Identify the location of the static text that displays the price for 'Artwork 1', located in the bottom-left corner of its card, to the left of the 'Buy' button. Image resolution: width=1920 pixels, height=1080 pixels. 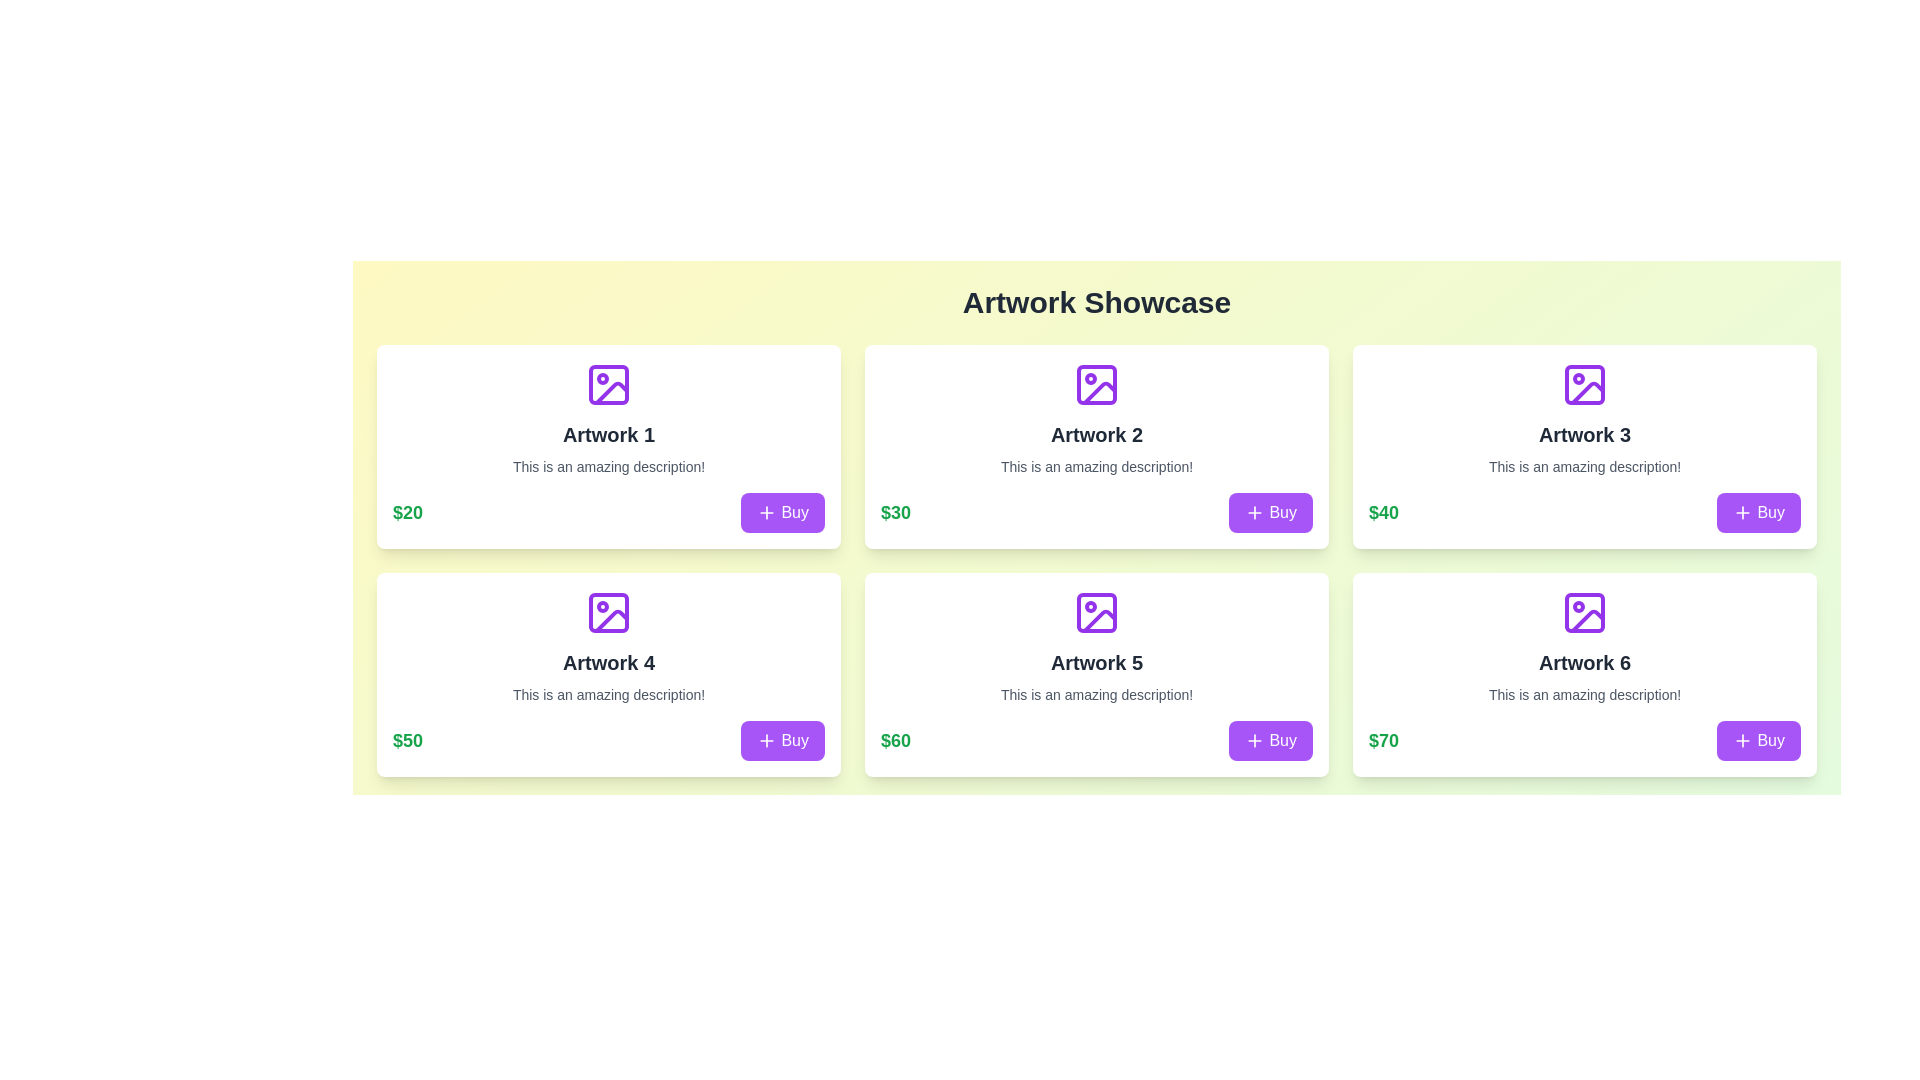
(407, 512).